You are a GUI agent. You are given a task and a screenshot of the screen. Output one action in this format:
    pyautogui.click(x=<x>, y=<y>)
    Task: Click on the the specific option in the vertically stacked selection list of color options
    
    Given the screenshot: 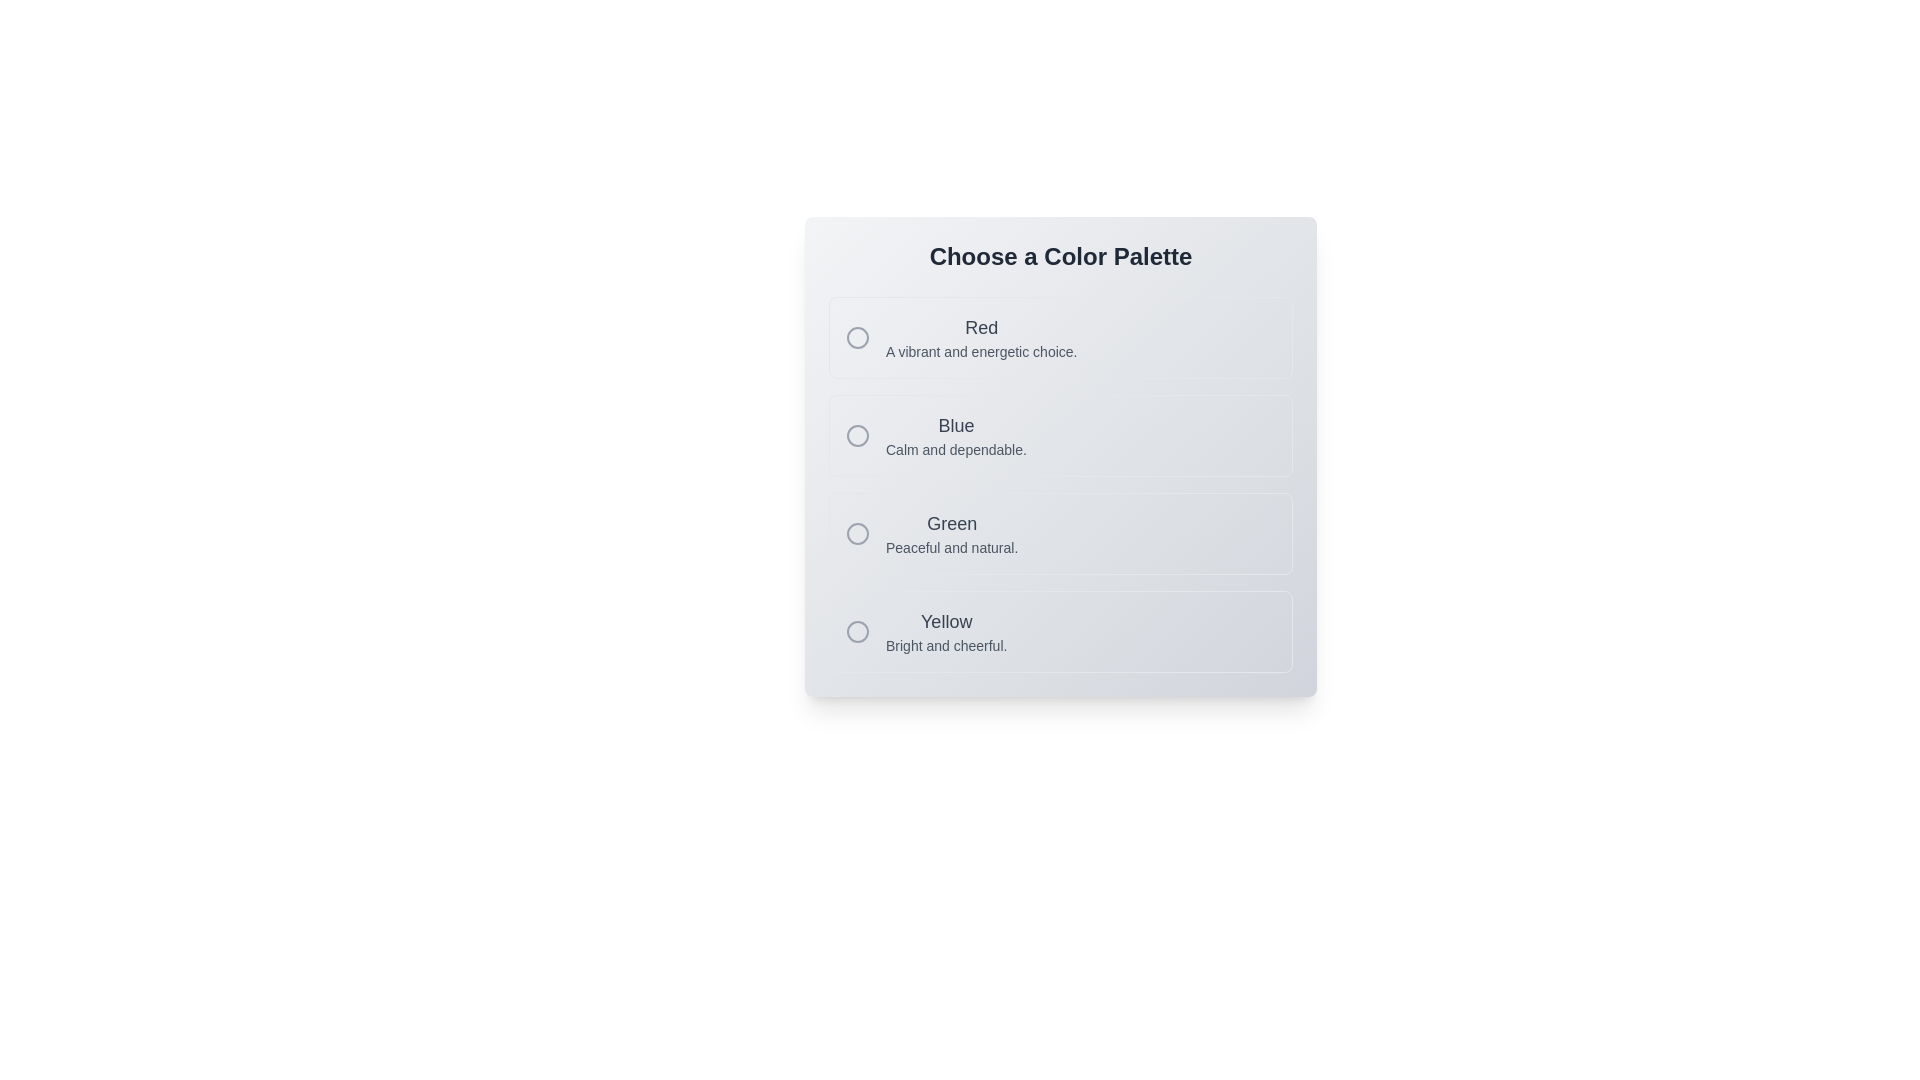 What is the action you would take?
    pyautogui.click(x=1059, y=485)
    